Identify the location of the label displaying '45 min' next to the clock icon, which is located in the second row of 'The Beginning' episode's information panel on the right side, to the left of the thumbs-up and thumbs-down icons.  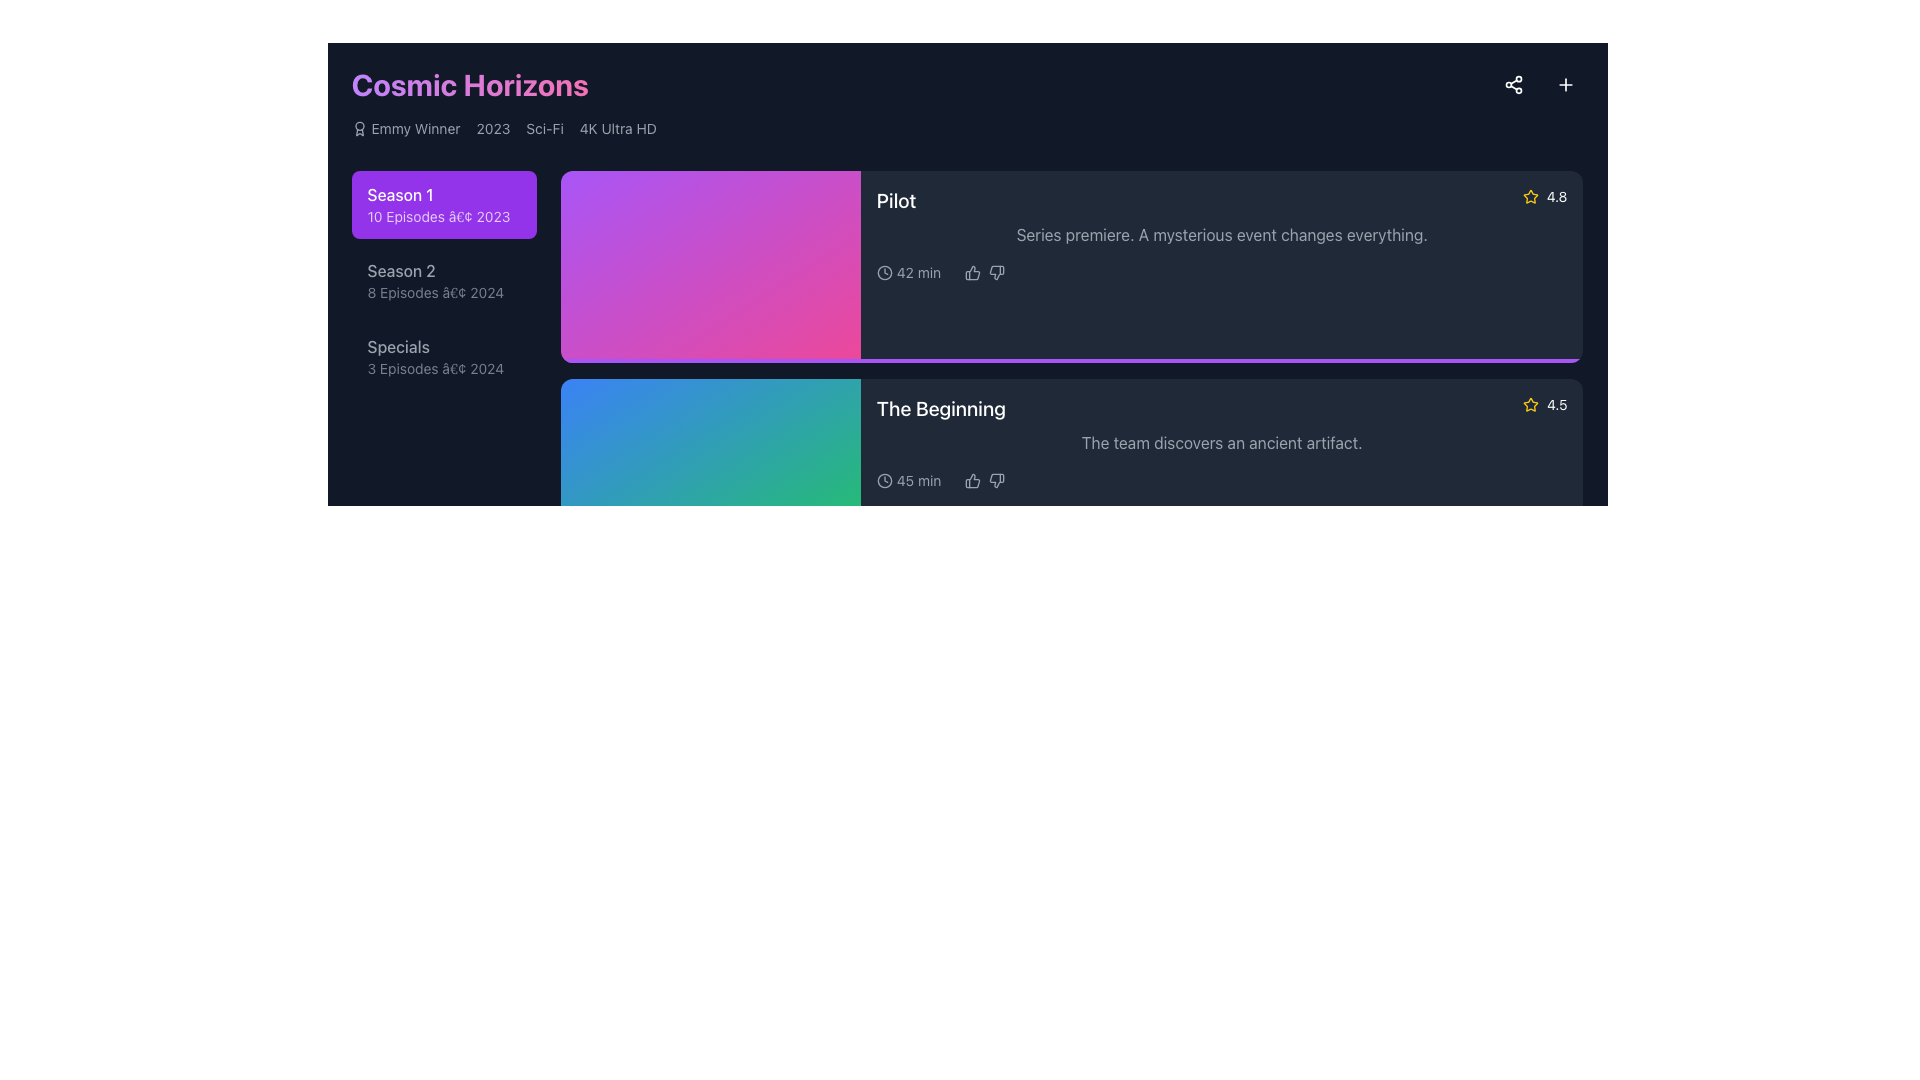
(908, 481).